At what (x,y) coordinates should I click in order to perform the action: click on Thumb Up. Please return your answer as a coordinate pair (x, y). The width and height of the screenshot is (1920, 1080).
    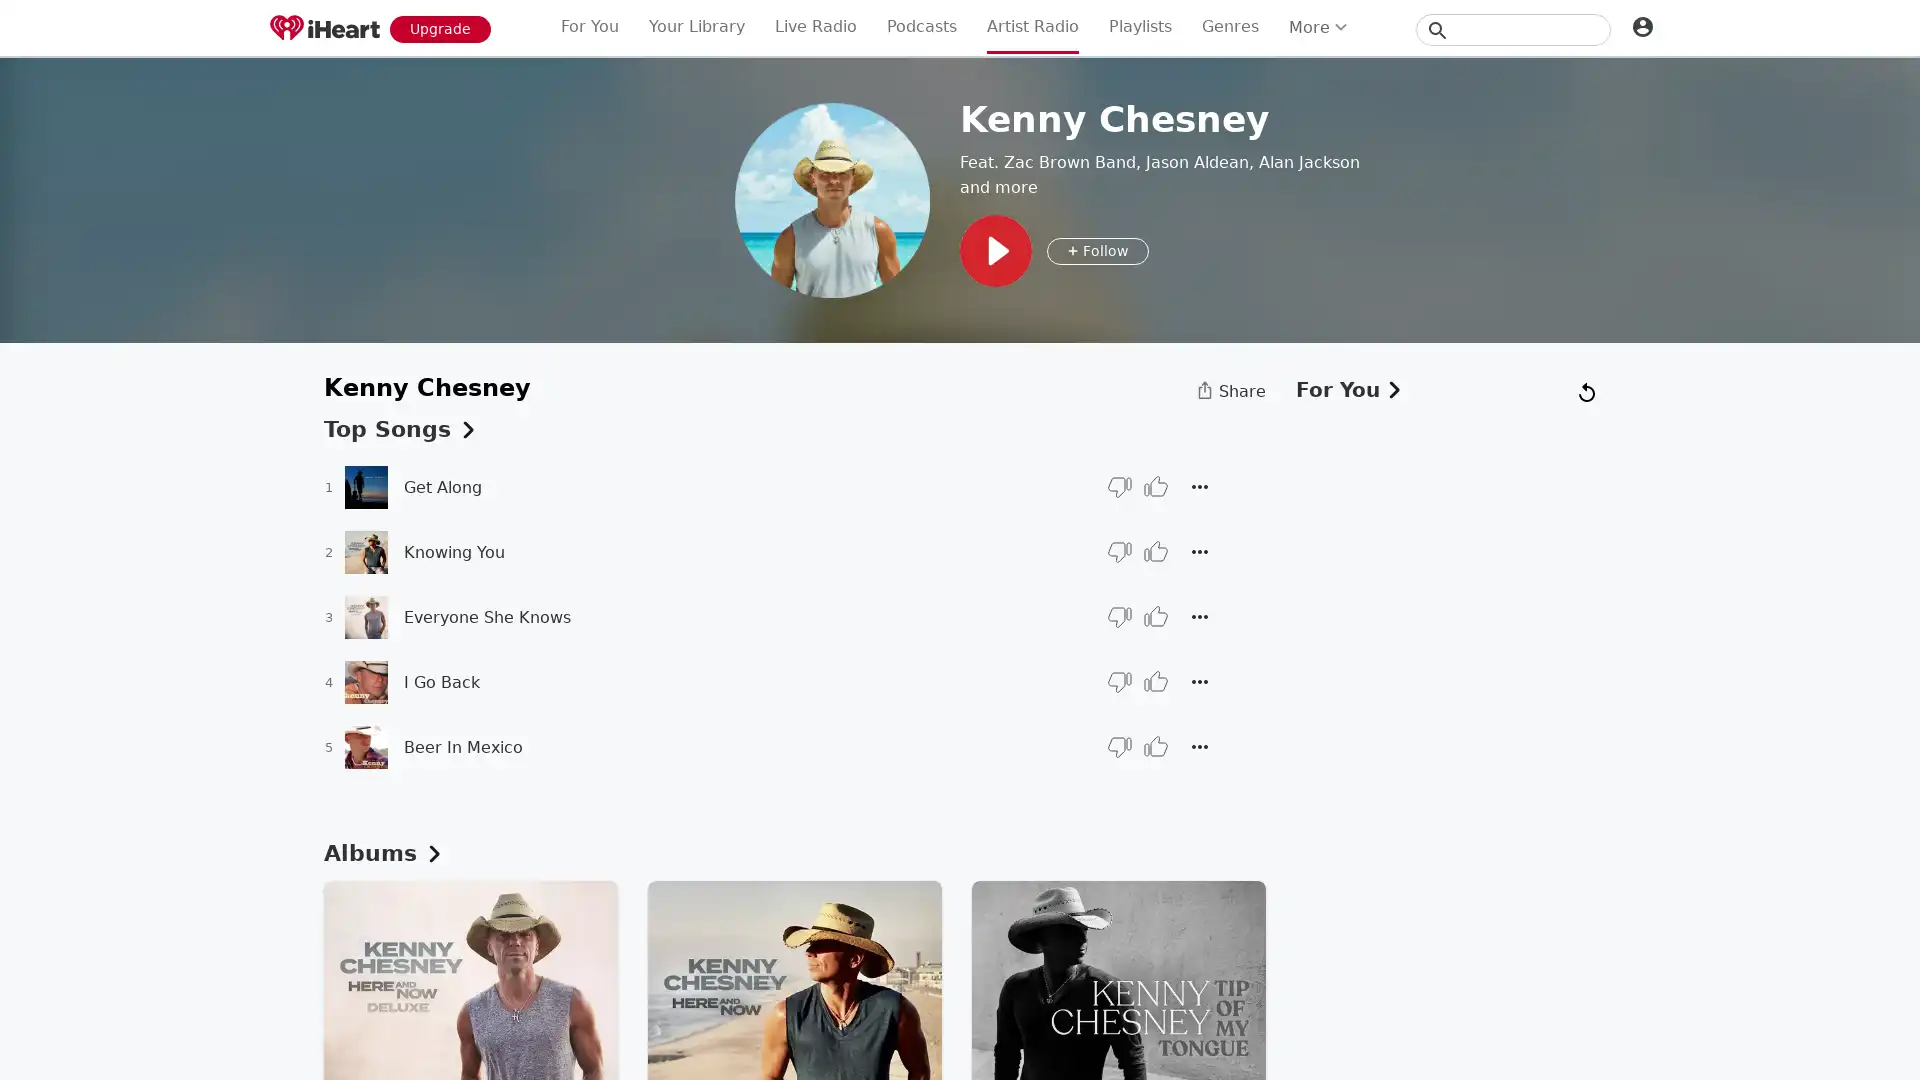
    Looking at the image, I should click on (1156, 747).